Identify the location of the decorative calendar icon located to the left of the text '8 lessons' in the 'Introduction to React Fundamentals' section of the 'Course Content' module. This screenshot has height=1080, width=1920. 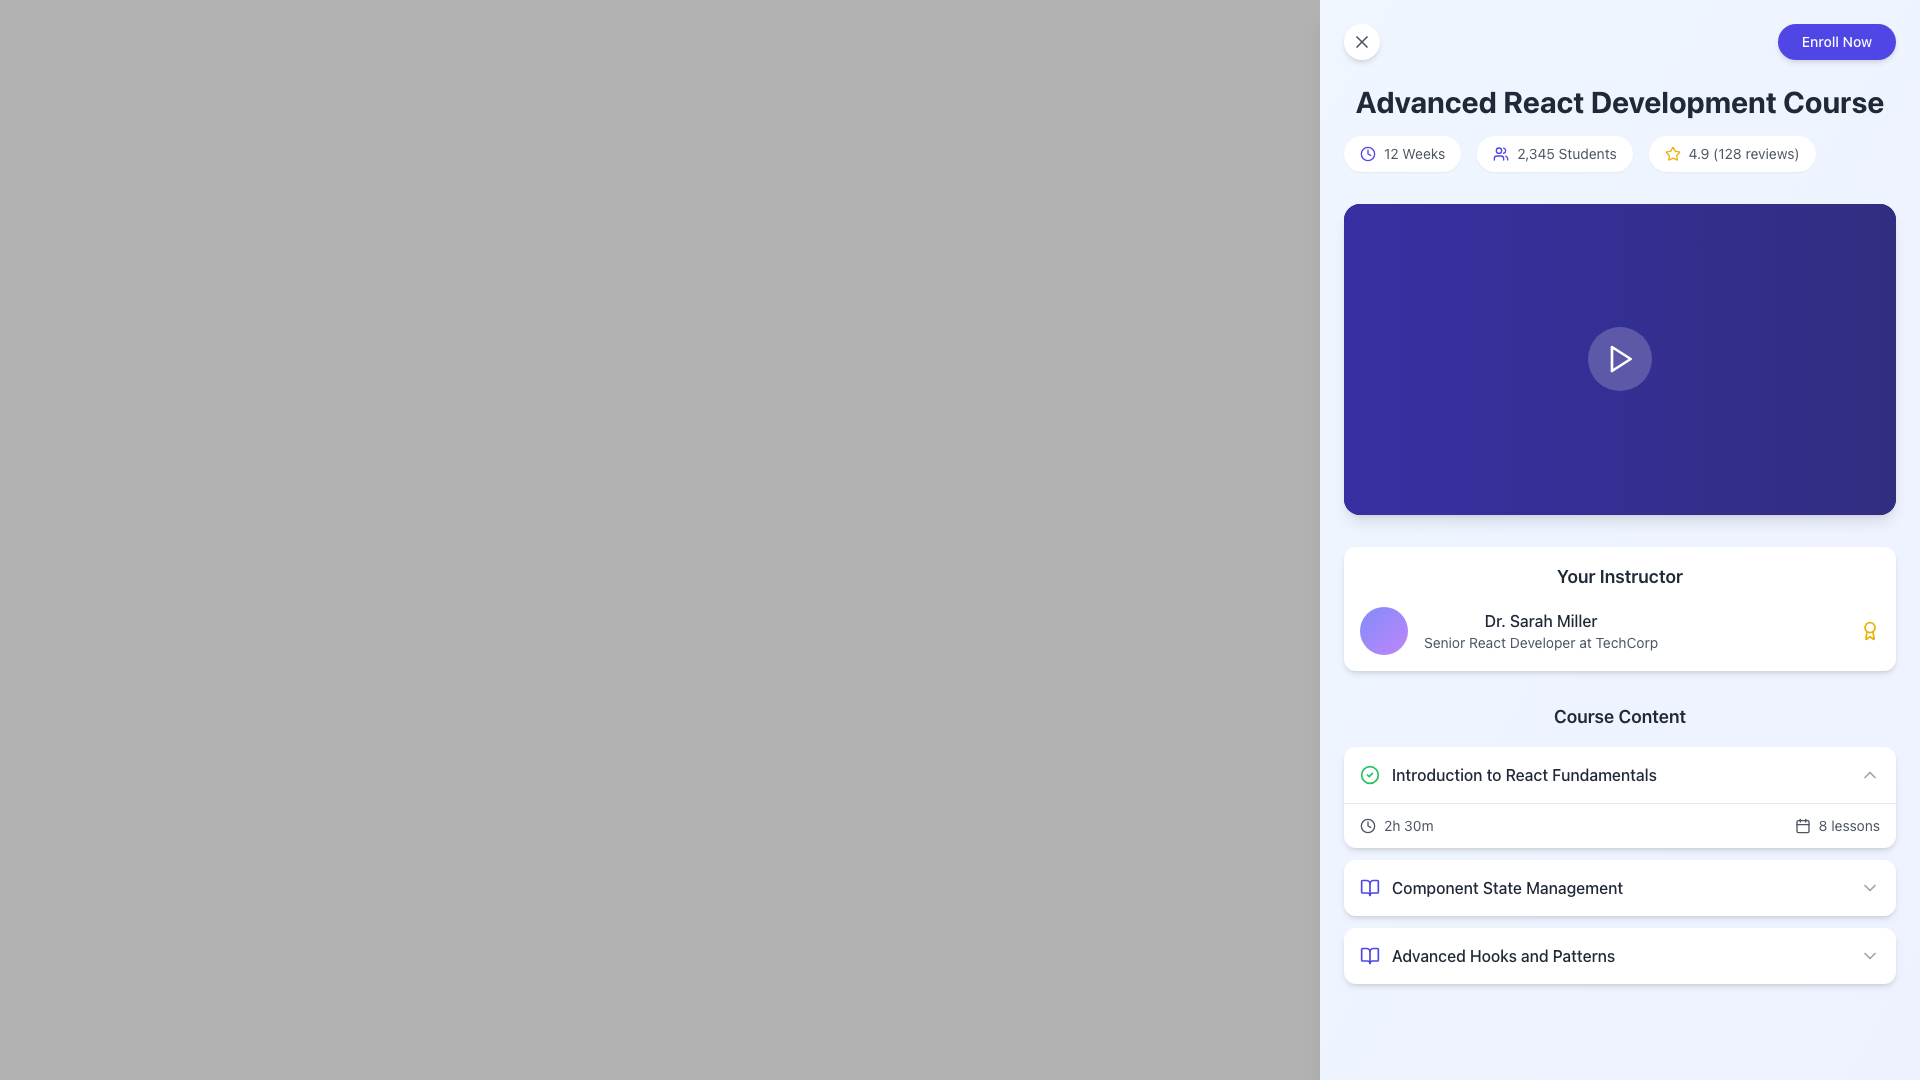
(1802, 825).